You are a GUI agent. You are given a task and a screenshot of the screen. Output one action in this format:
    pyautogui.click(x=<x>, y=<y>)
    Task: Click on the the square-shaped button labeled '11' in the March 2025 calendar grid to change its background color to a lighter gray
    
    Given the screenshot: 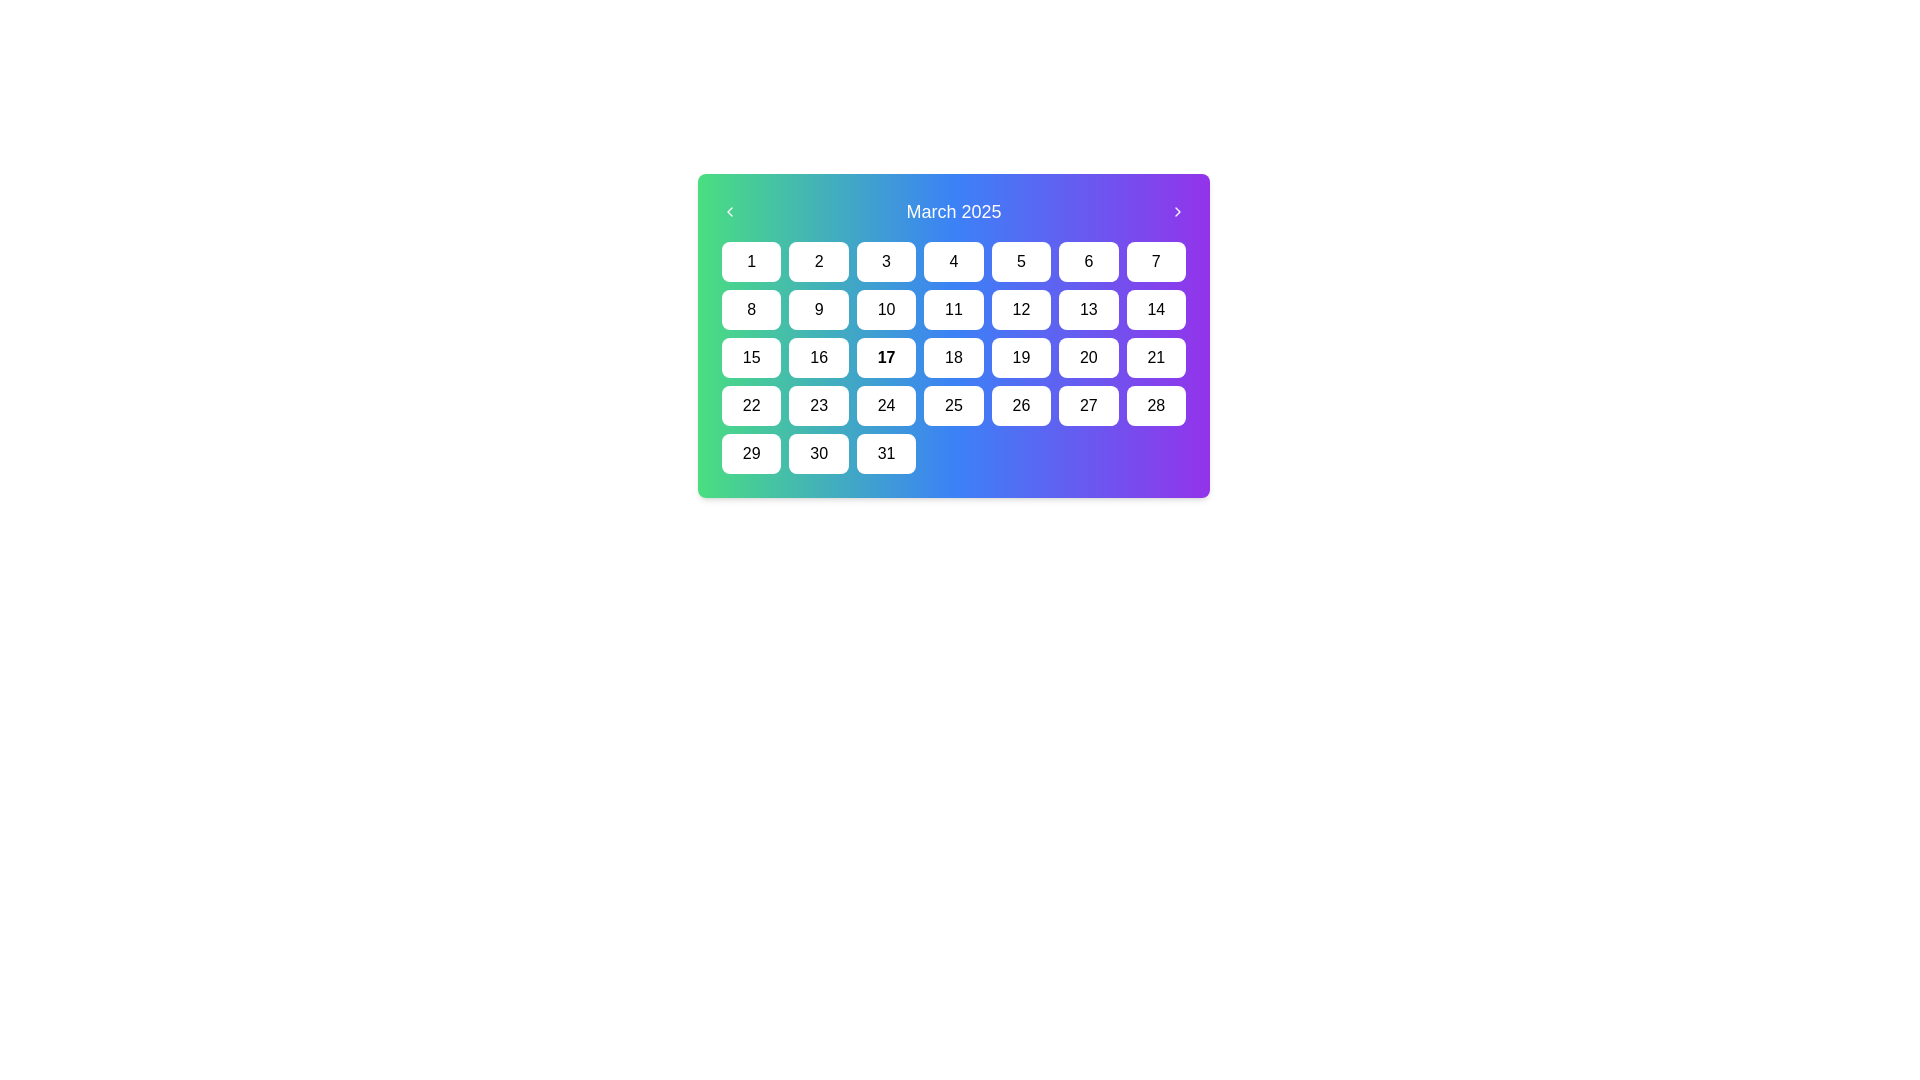 What is the action you would take?
    pyautogui.click(x=953, y=309)
    